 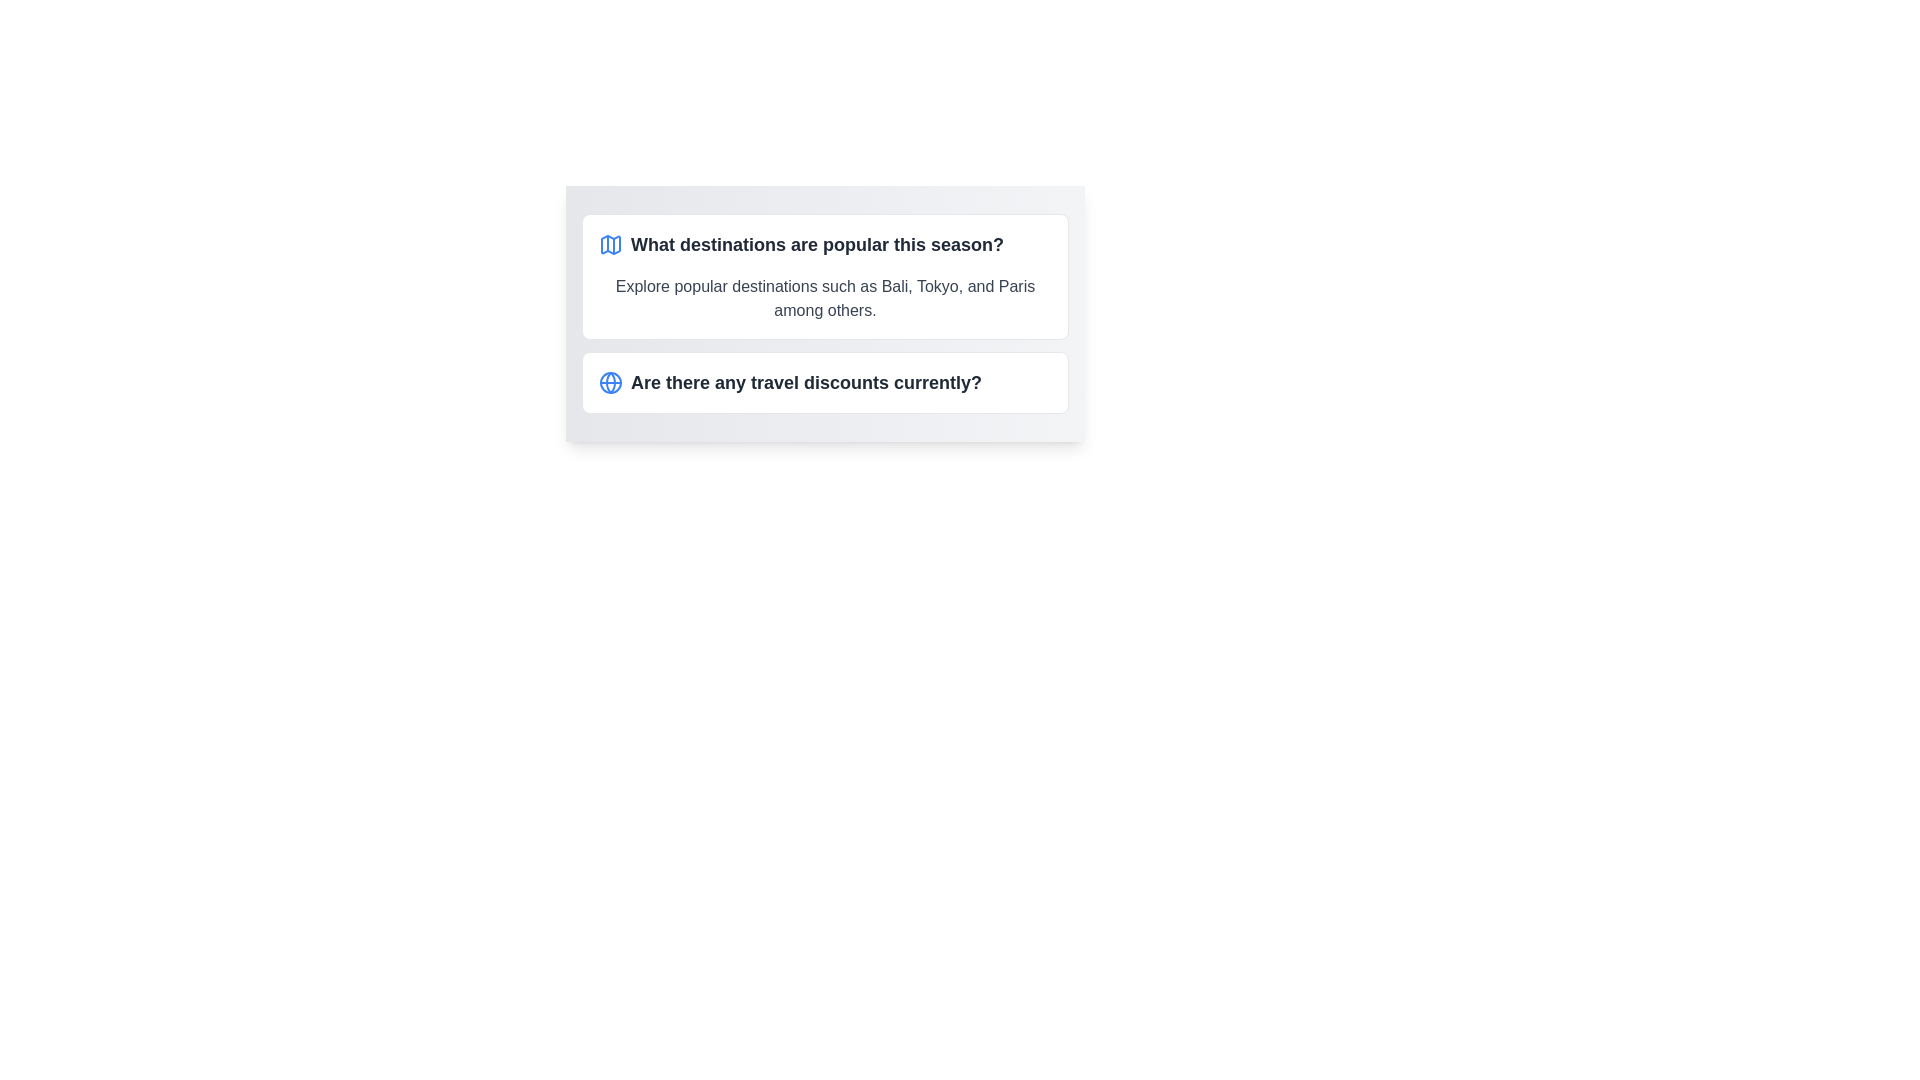 I want to click on the descriptive text element providing information about popular travel destinations, located below the header 'What destinations are popular this season?', so click(x=825, y=299).